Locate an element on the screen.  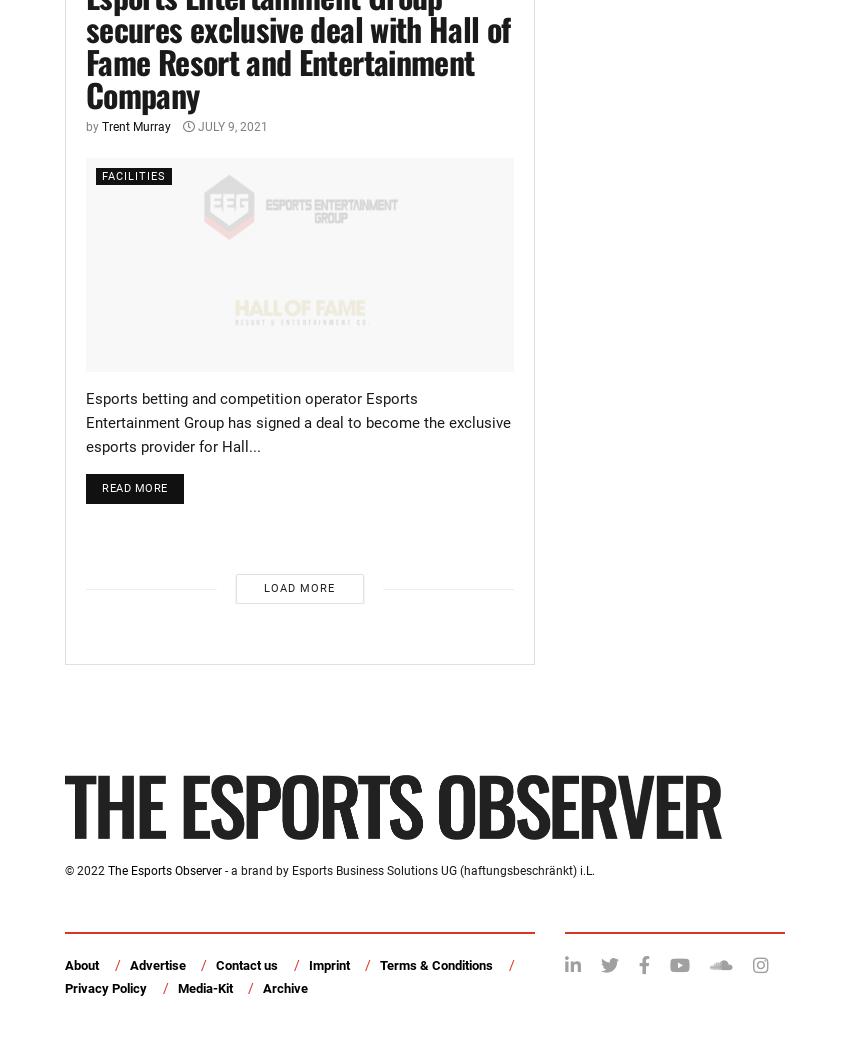
'Advertise' is located at coordinates (129, 965).